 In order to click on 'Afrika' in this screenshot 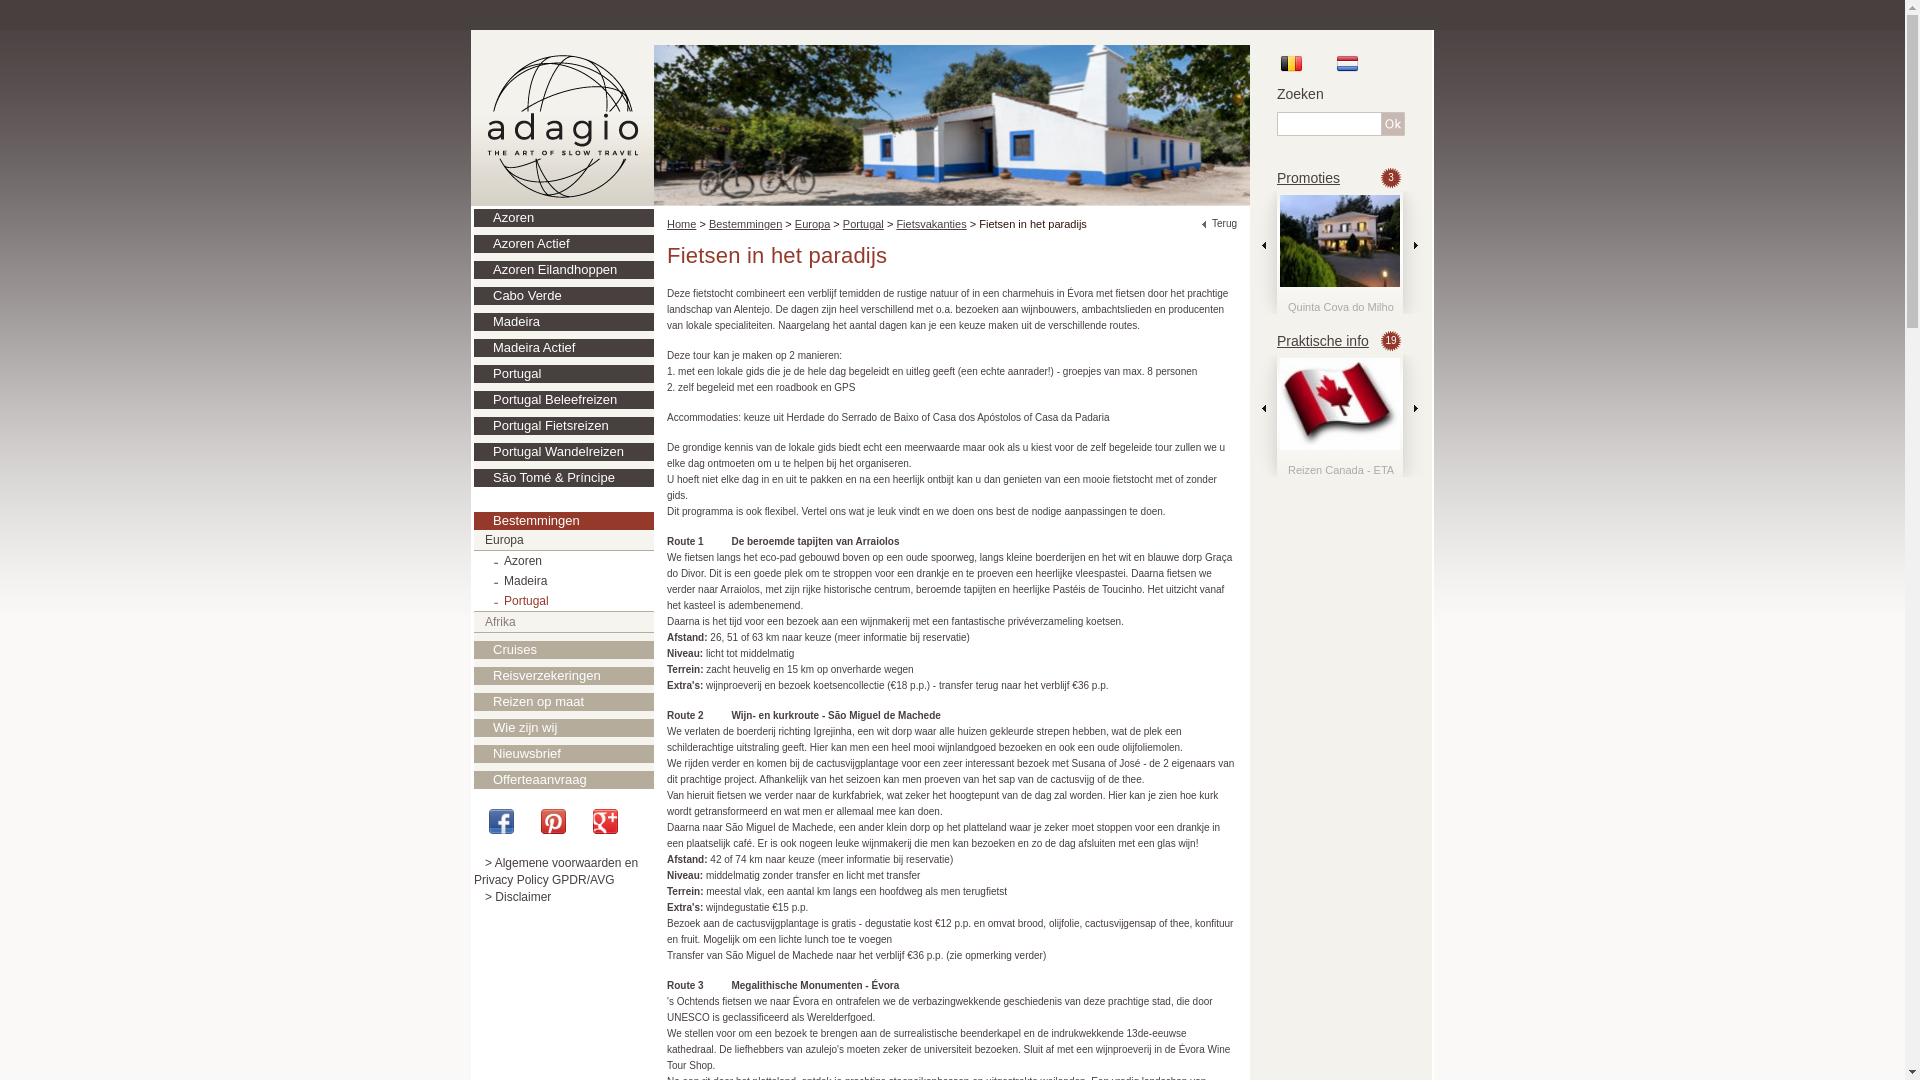, I will do `click(563, 620)`.